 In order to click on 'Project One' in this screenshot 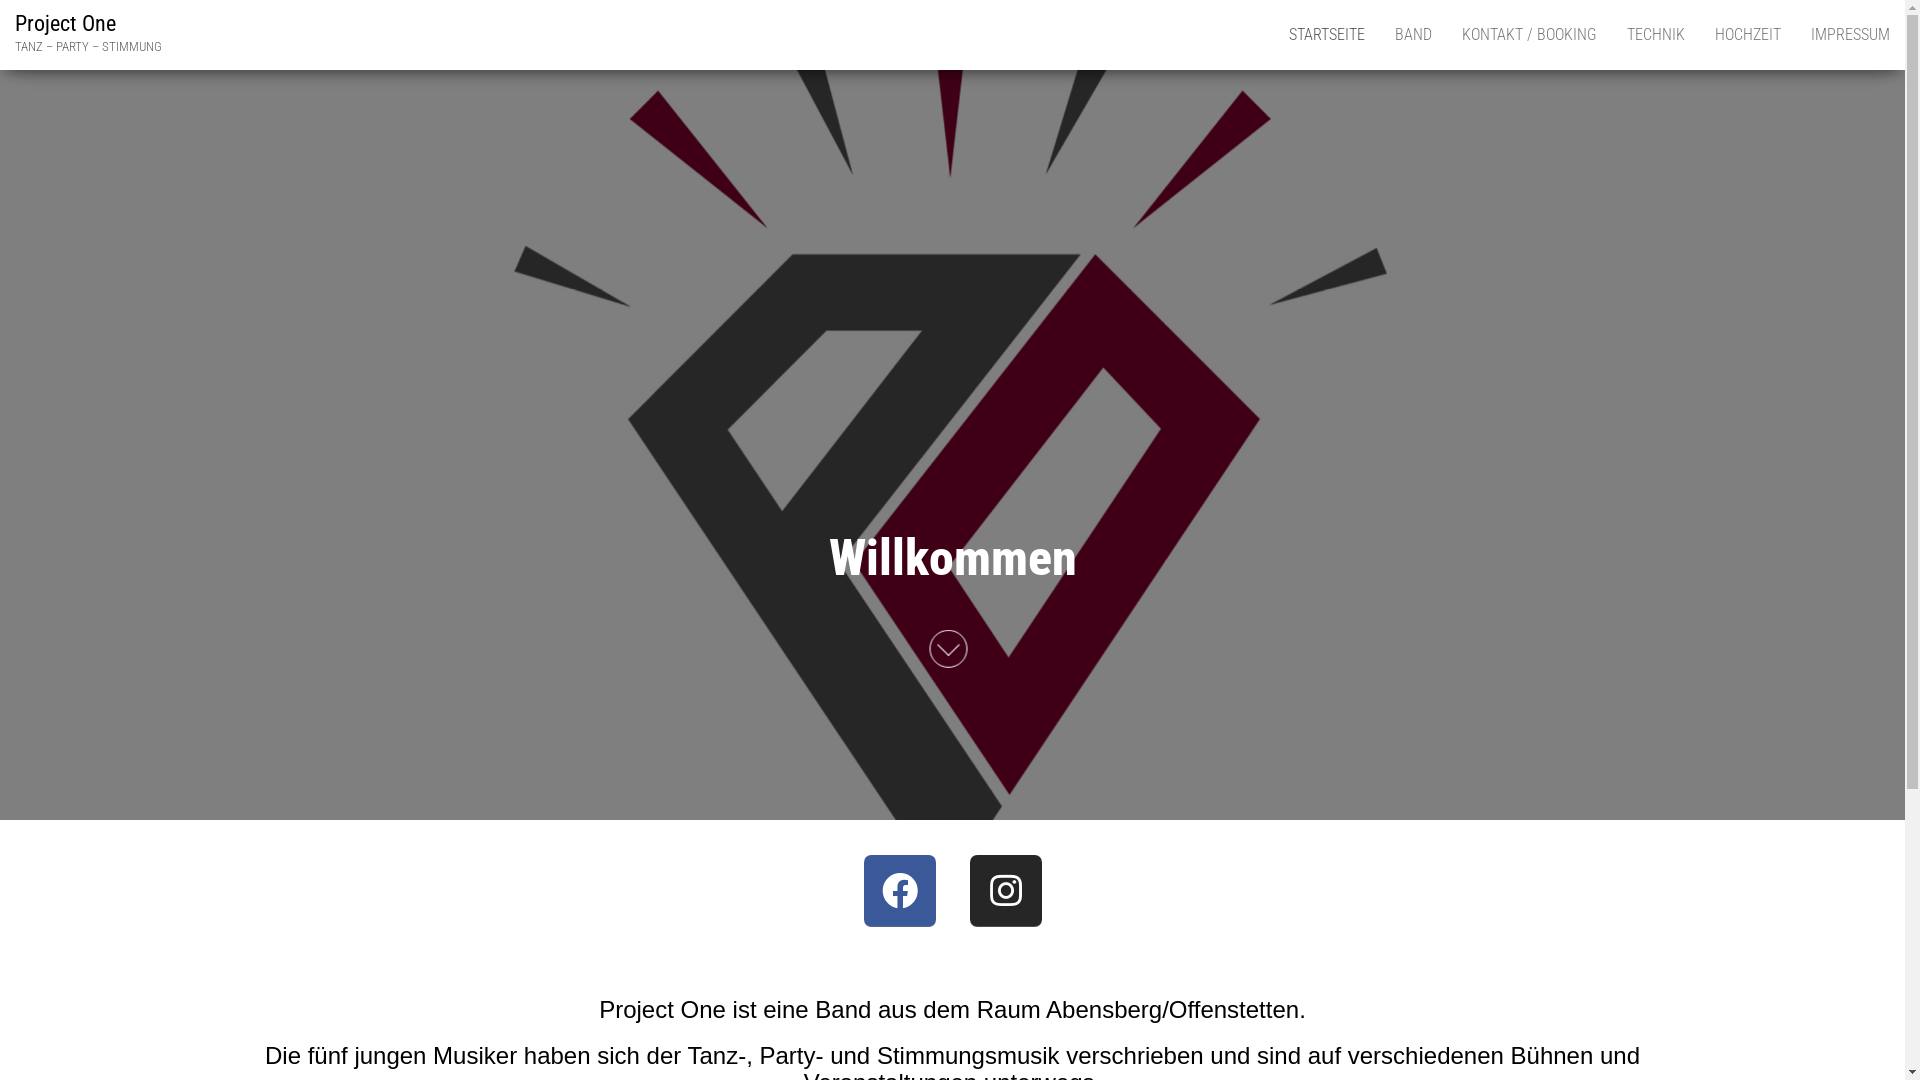, I will do `click(65, 23)`.